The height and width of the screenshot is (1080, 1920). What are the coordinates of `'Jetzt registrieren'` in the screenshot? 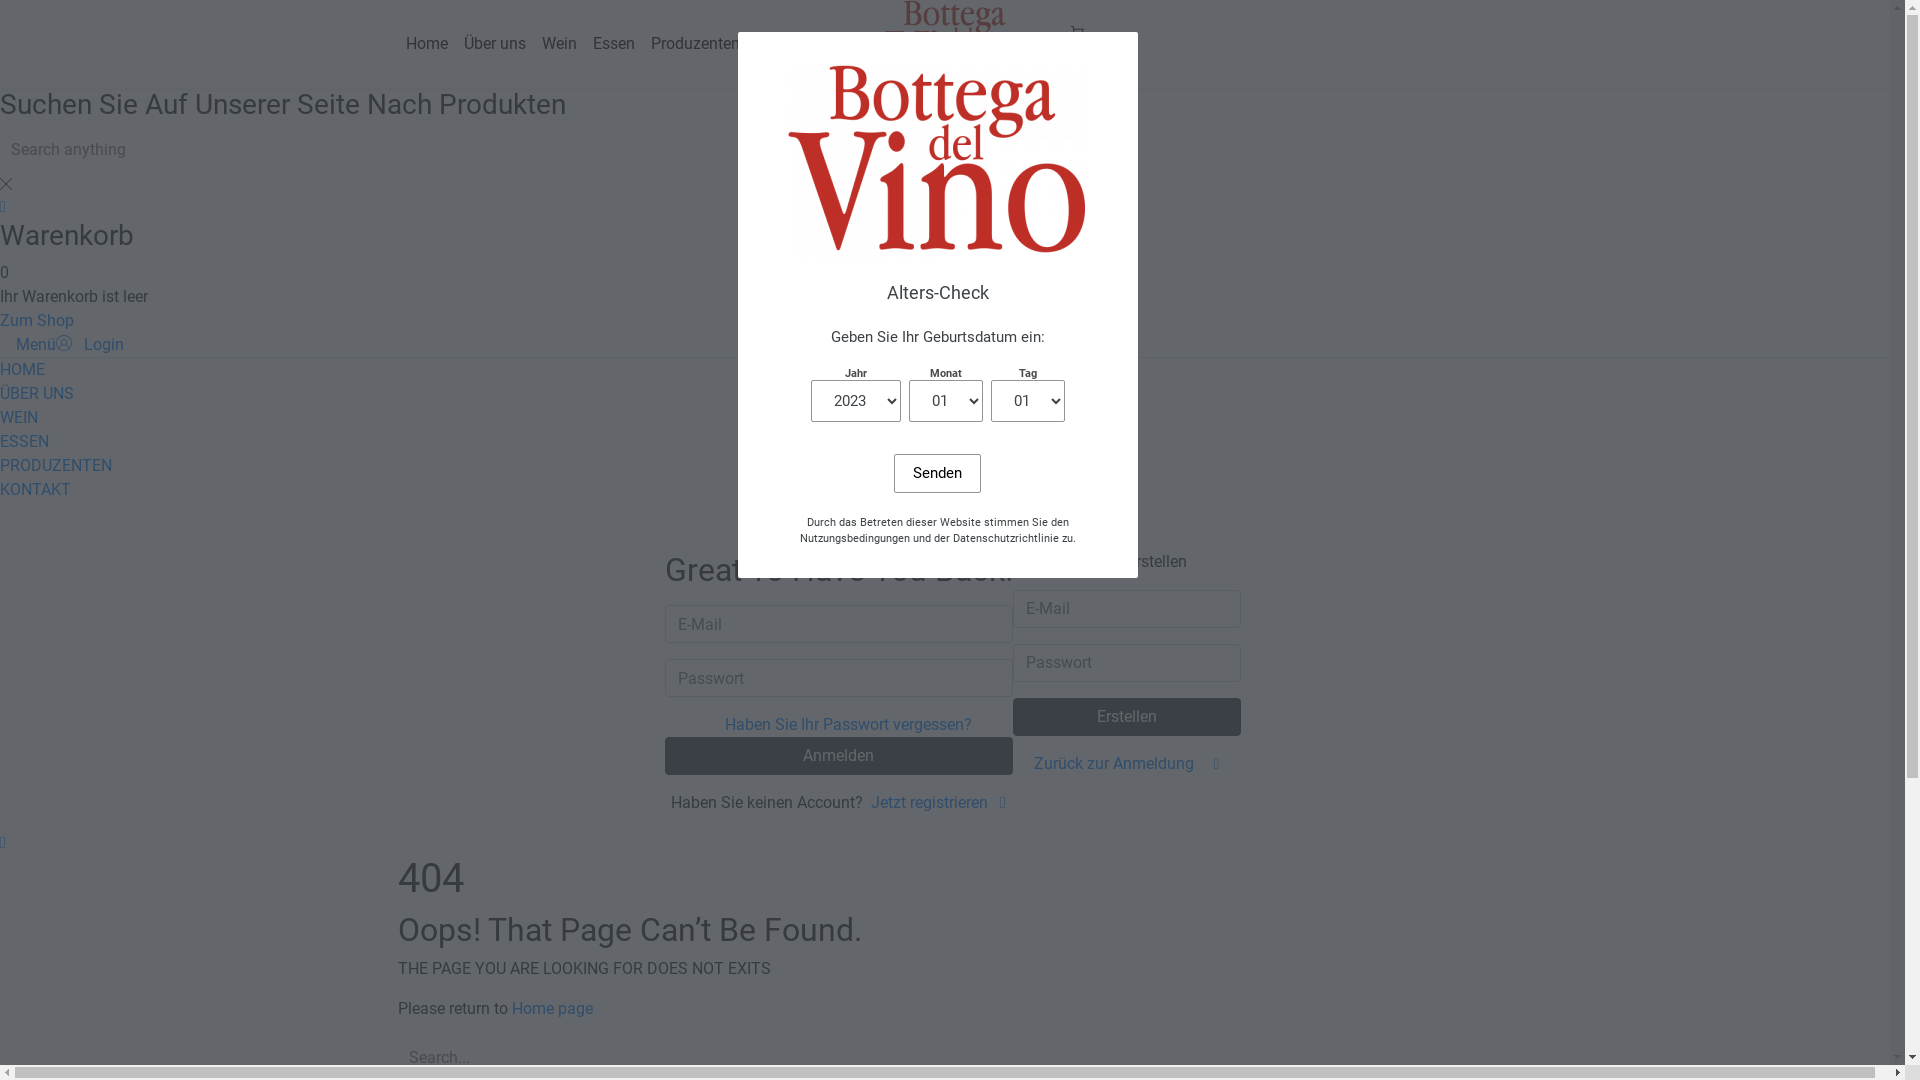 It's located at (870, 801).